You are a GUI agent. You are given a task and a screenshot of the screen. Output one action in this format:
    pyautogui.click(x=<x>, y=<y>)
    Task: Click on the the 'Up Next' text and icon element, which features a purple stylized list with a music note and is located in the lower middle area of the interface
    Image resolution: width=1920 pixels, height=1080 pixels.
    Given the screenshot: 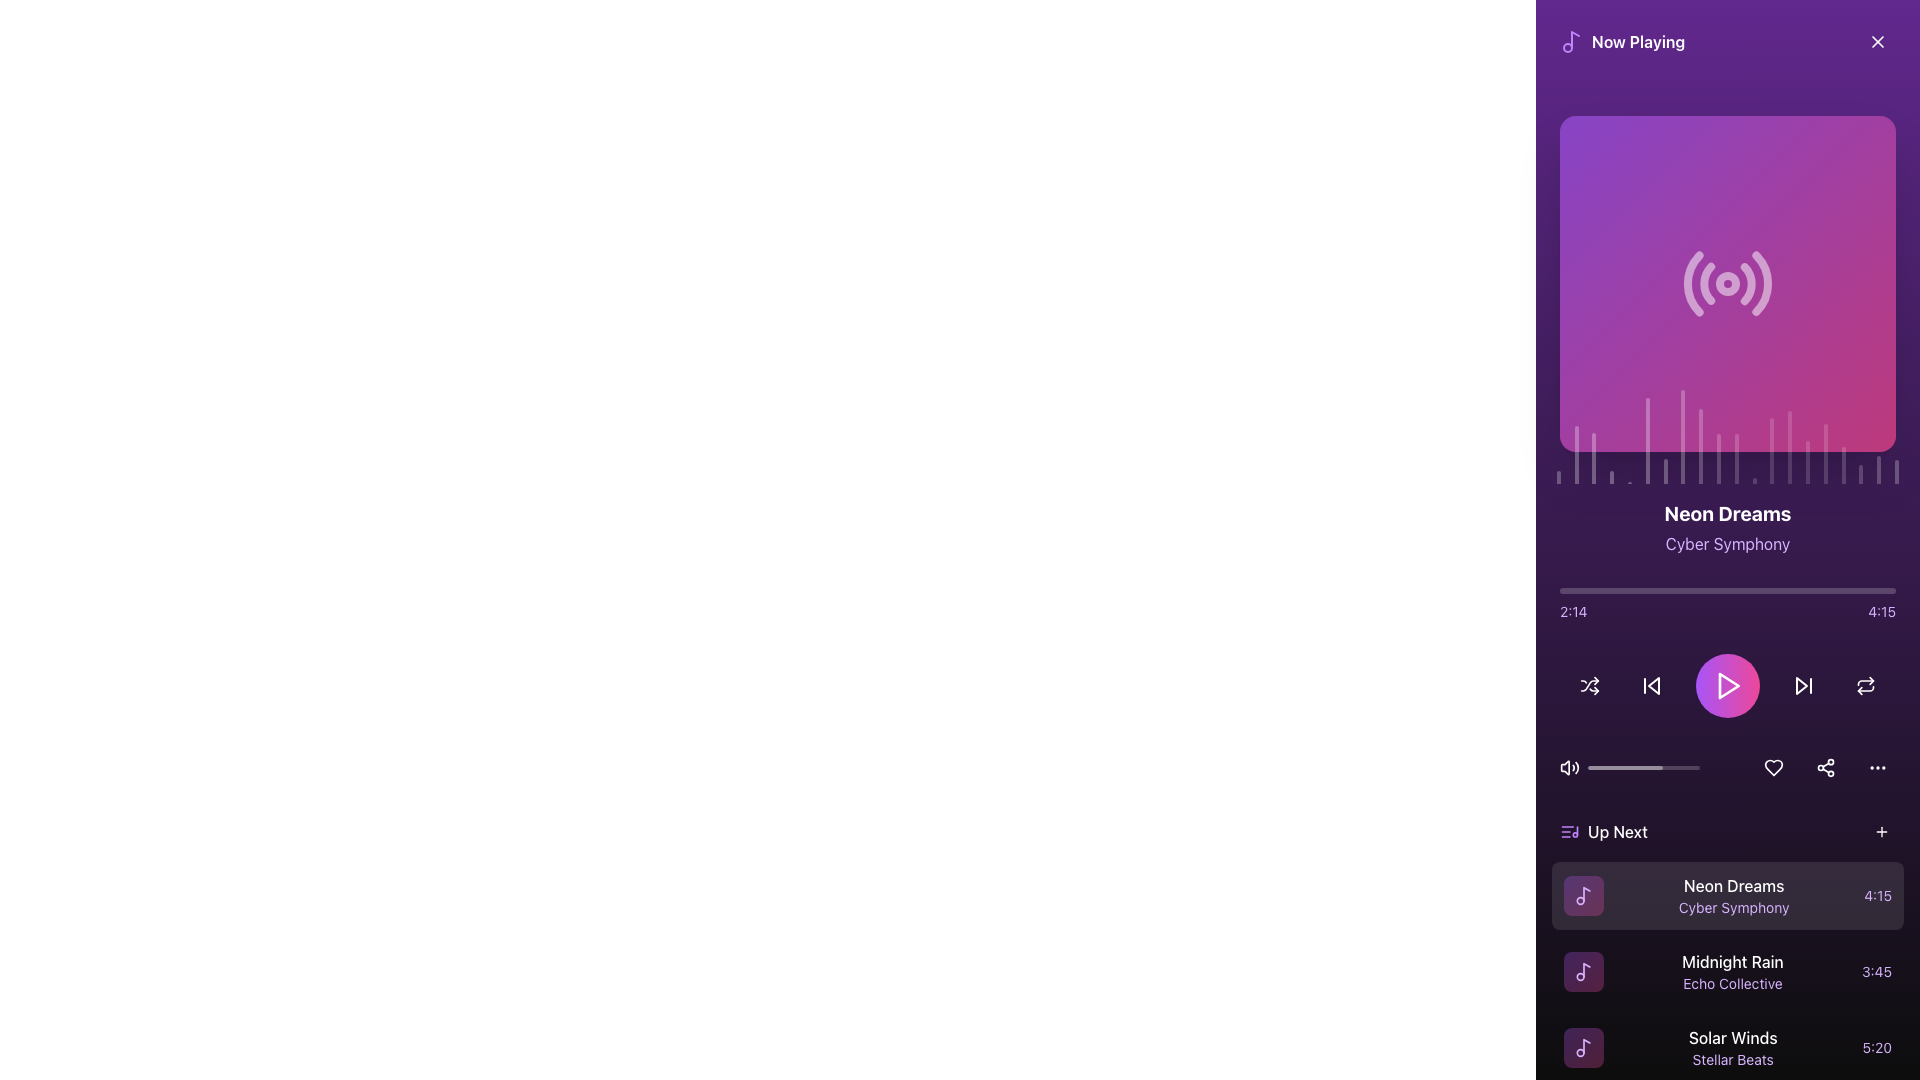 What is the action you would take?
    pyautogui.click(x=1603, y=832)
    